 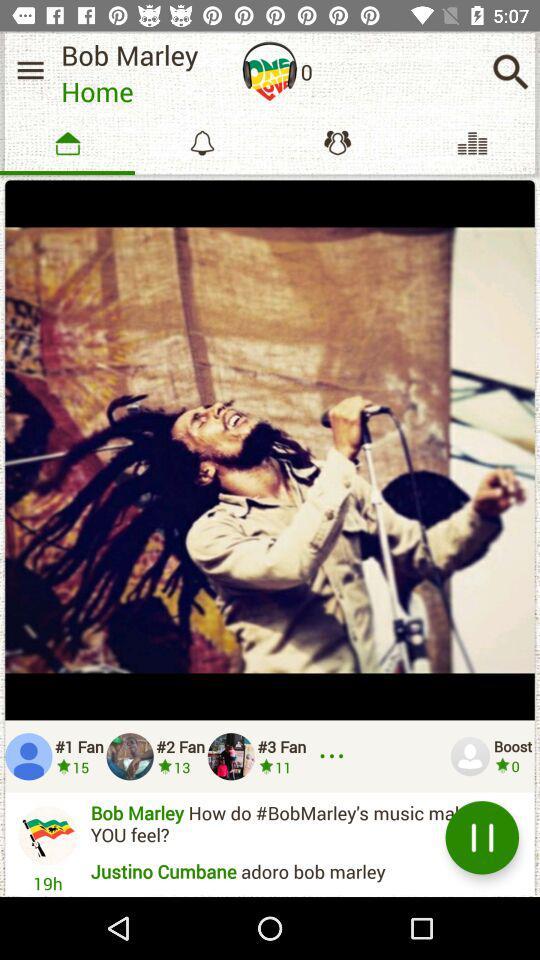 What do you see at coordinates (29, 70) in the screenshot?
I see `the item to the left of the bob marley icon` at bounding box center [29, 70].